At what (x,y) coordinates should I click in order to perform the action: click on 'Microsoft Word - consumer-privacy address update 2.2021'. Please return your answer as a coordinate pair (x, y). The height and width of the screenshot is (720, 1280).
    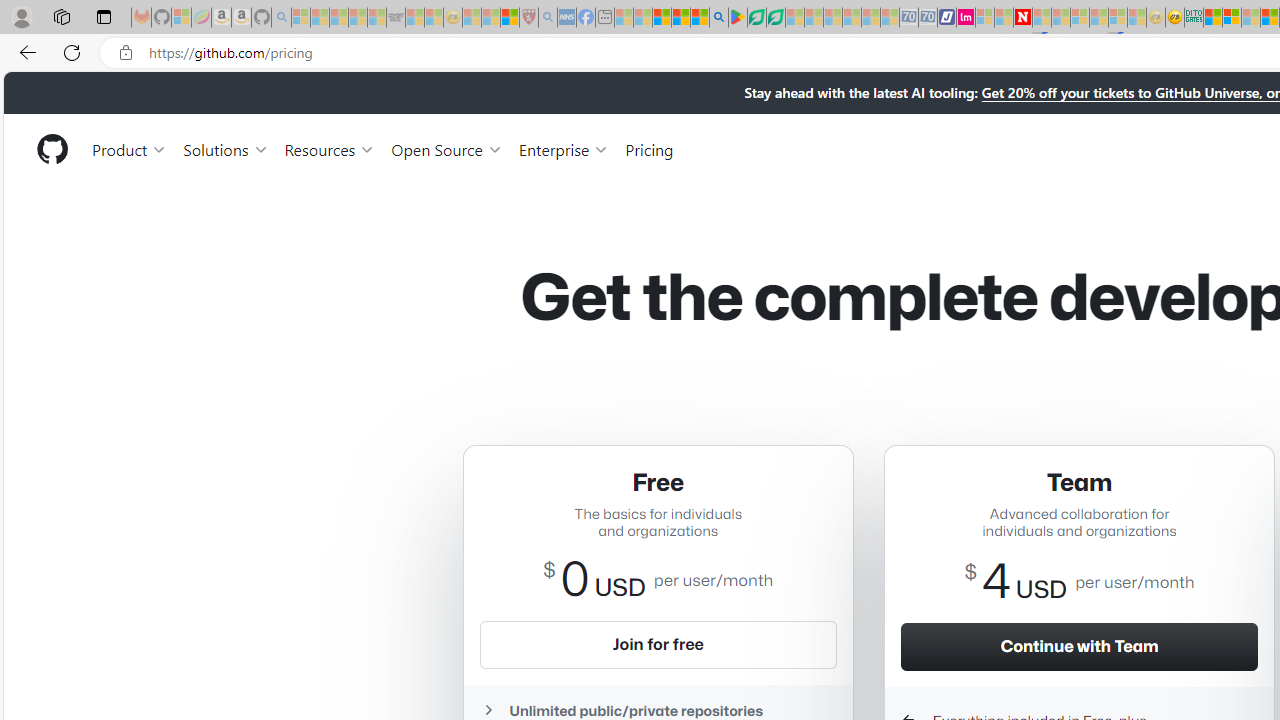
    Looking at the image, I should click on (774, 17).